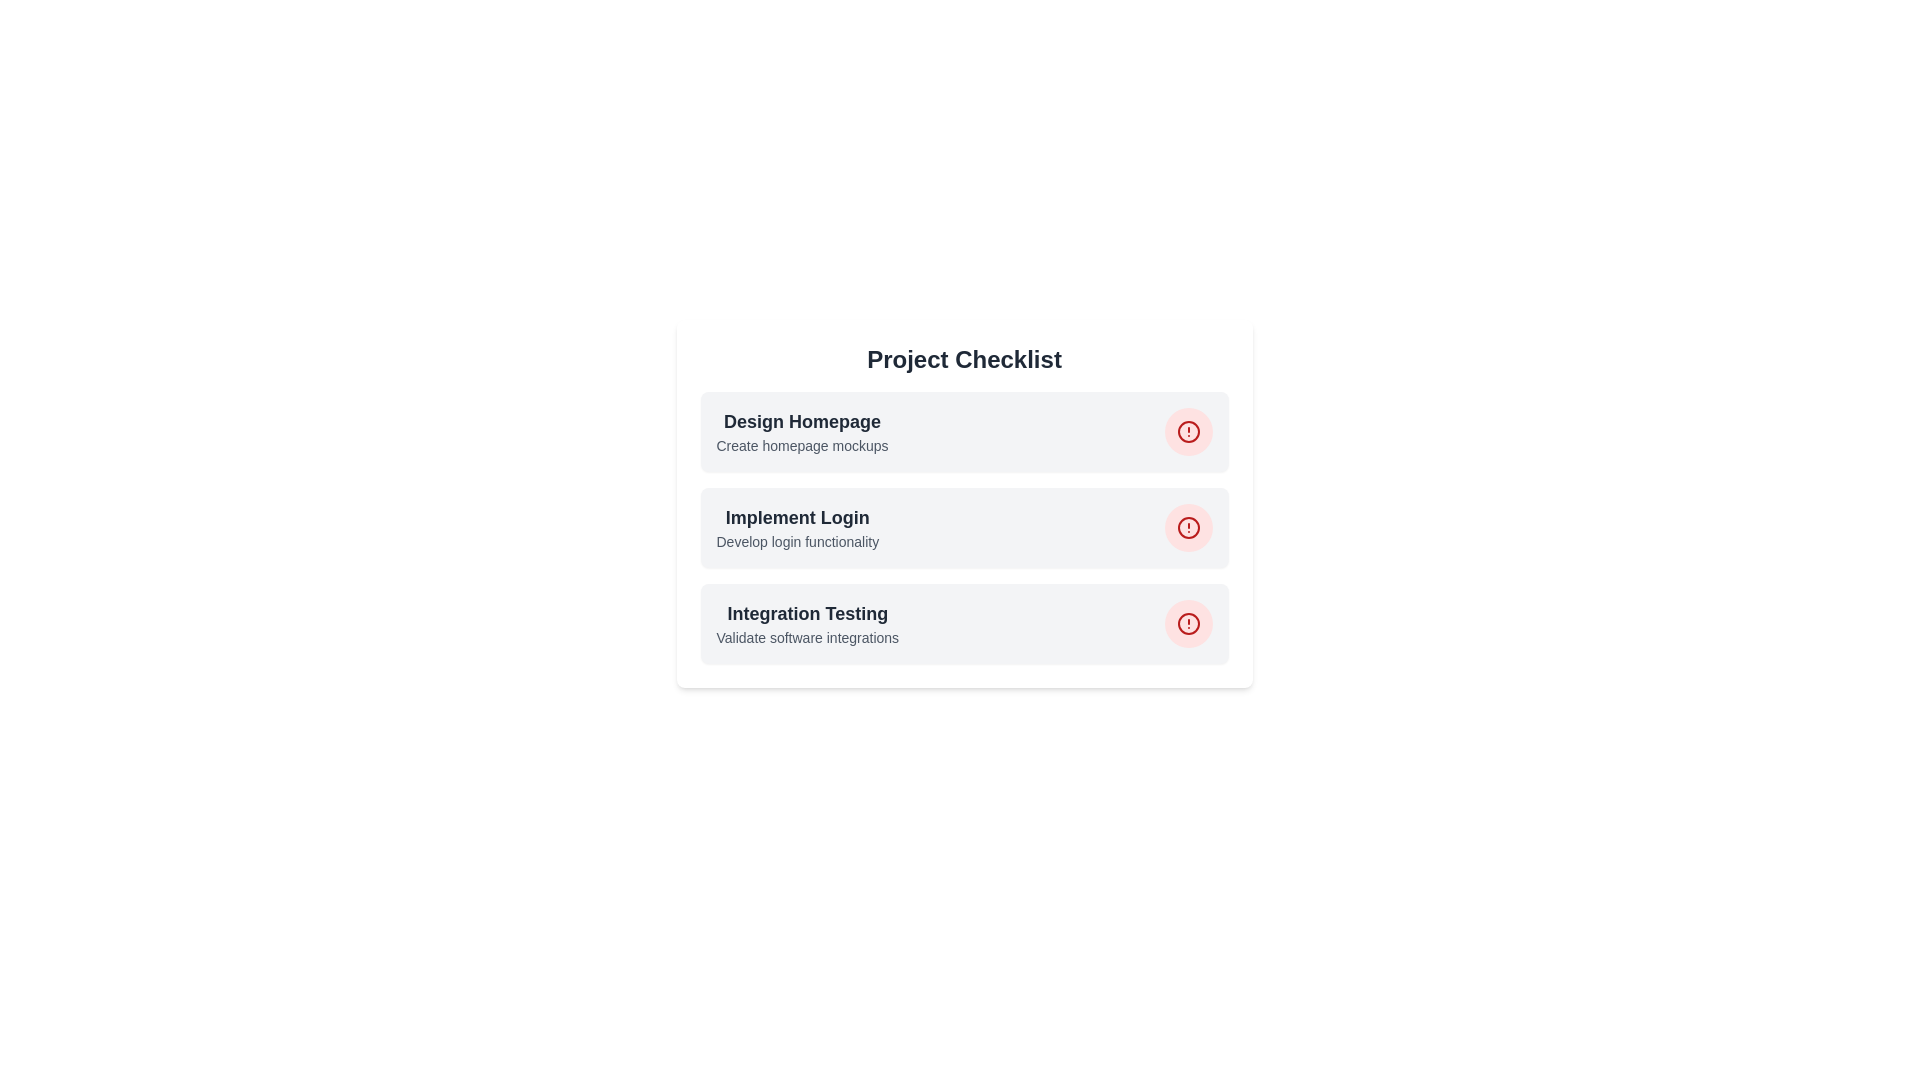 This screenshot has width=1920, height=1080. I want to click on the header text element that reads 'Design Homepage', which is styled prominently in bold and larger-sized text, located at the top of the first card in a vertical list of cards, so click(802, 420).